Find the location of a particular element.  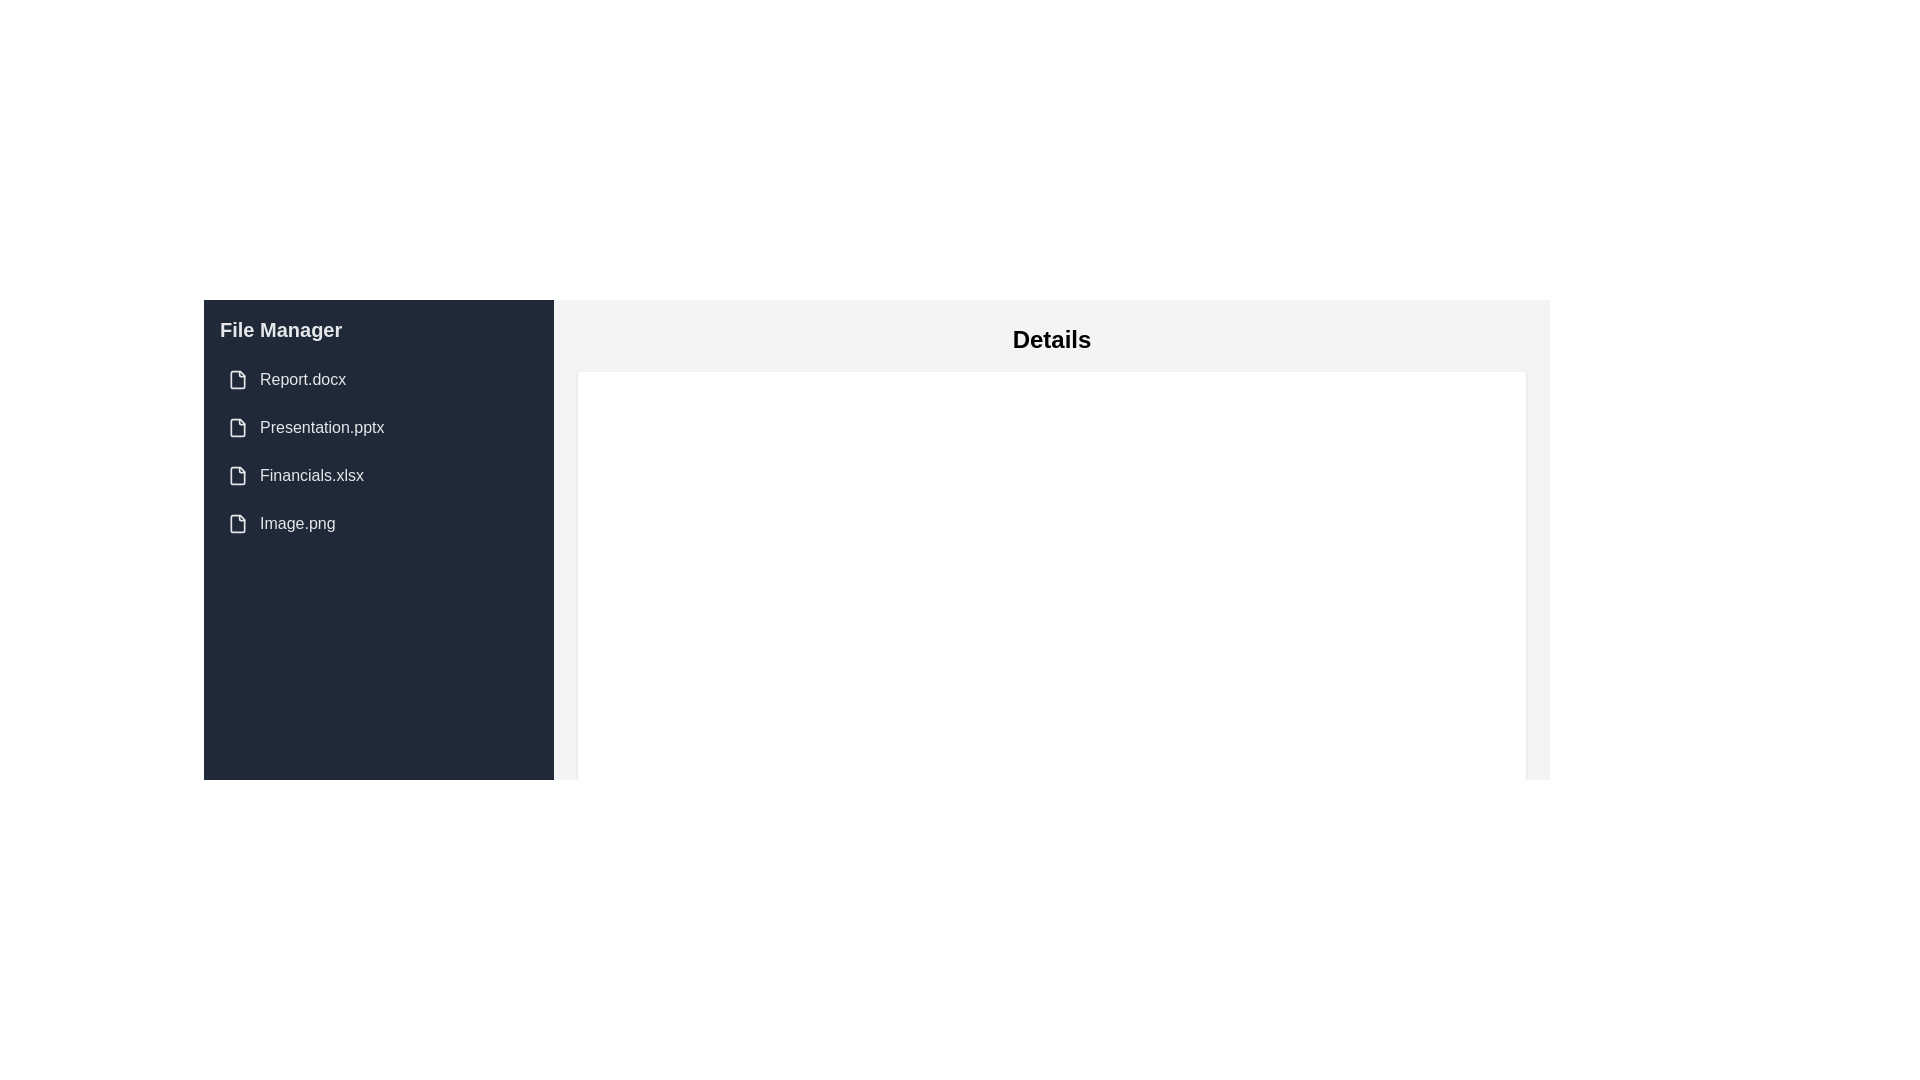

to select the file titled 'Report.docx' which is the first file entry in the vertical list within the left sidebar is located at coordinates (379, 380).